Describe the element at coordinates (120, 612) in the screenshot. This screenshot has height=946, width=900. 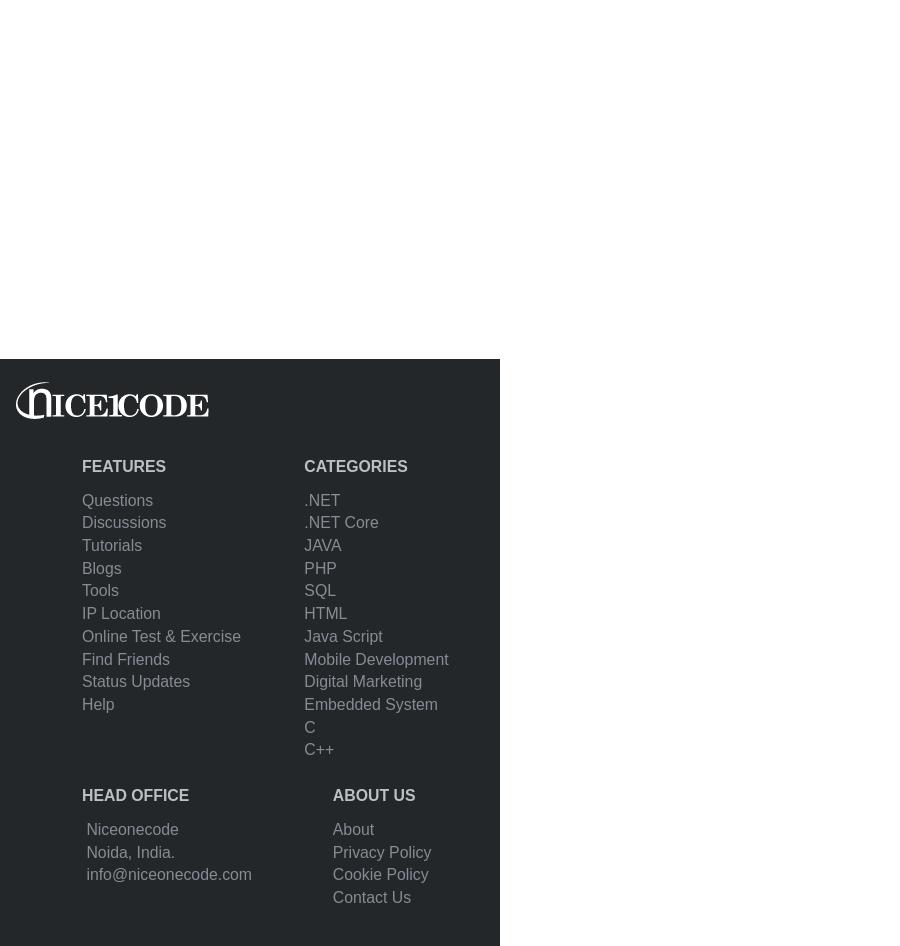
I see `'IP Location'` at that location.